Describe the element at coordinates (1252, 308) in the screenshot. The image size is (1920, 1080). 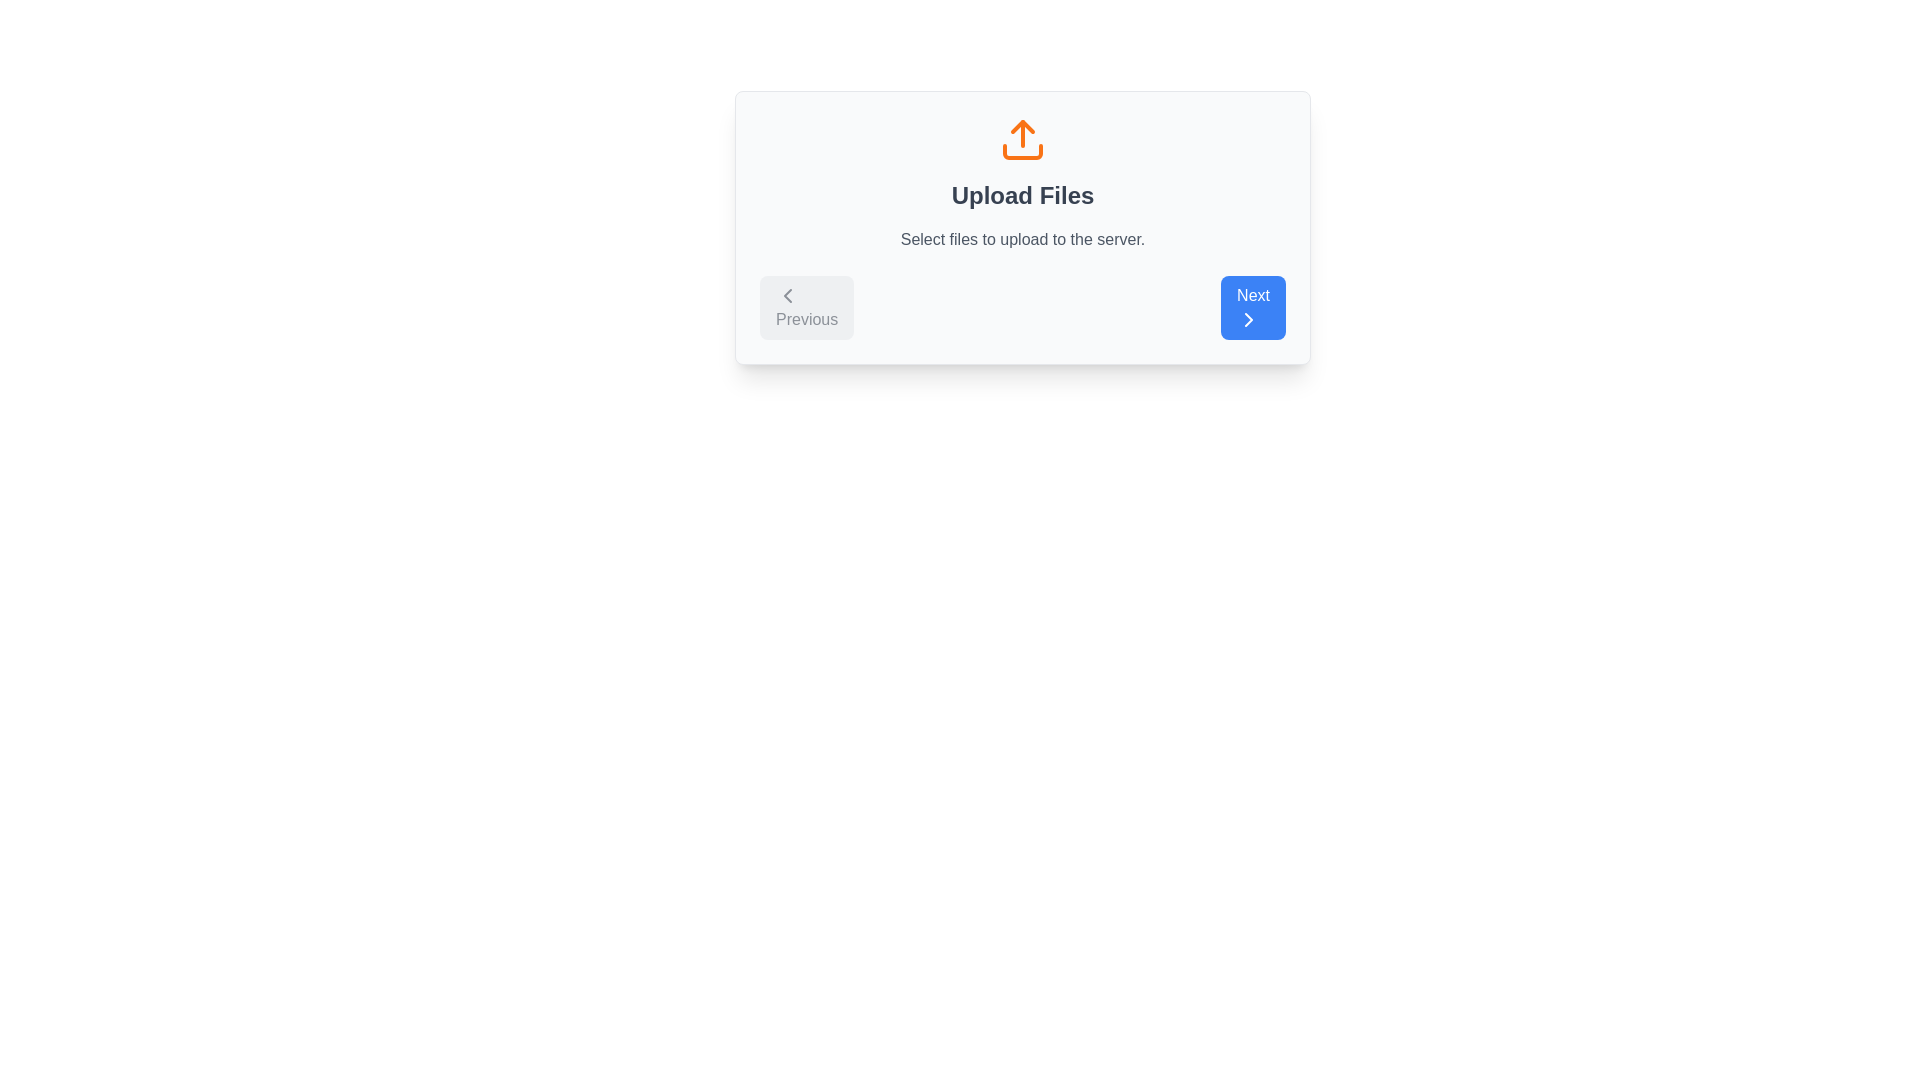
I see `the blue button labeled 'Next' with rounded corners to observe any interactive changes` at that location.